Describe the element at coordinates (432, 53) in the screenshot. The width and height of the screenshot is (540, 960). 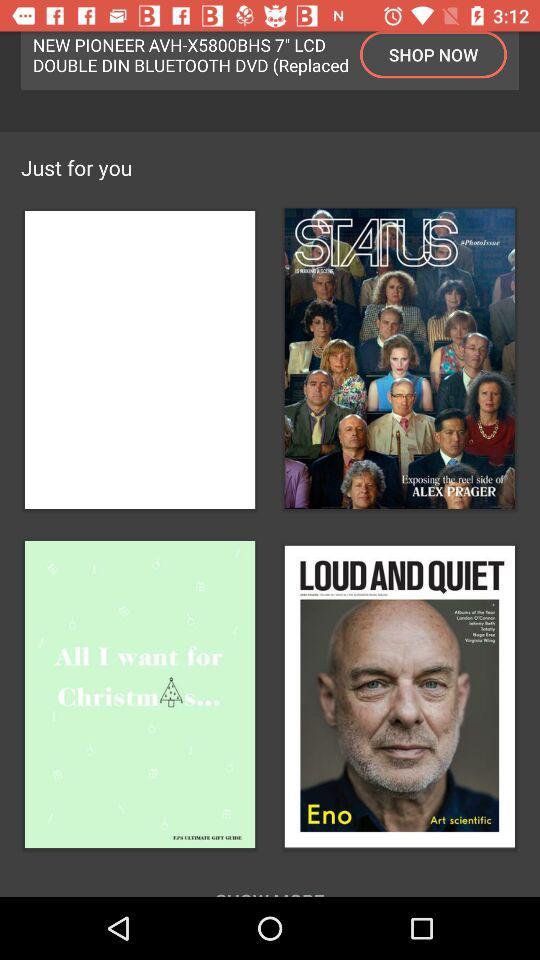
I see `item to the right of new pioneer avh icon` at that location.